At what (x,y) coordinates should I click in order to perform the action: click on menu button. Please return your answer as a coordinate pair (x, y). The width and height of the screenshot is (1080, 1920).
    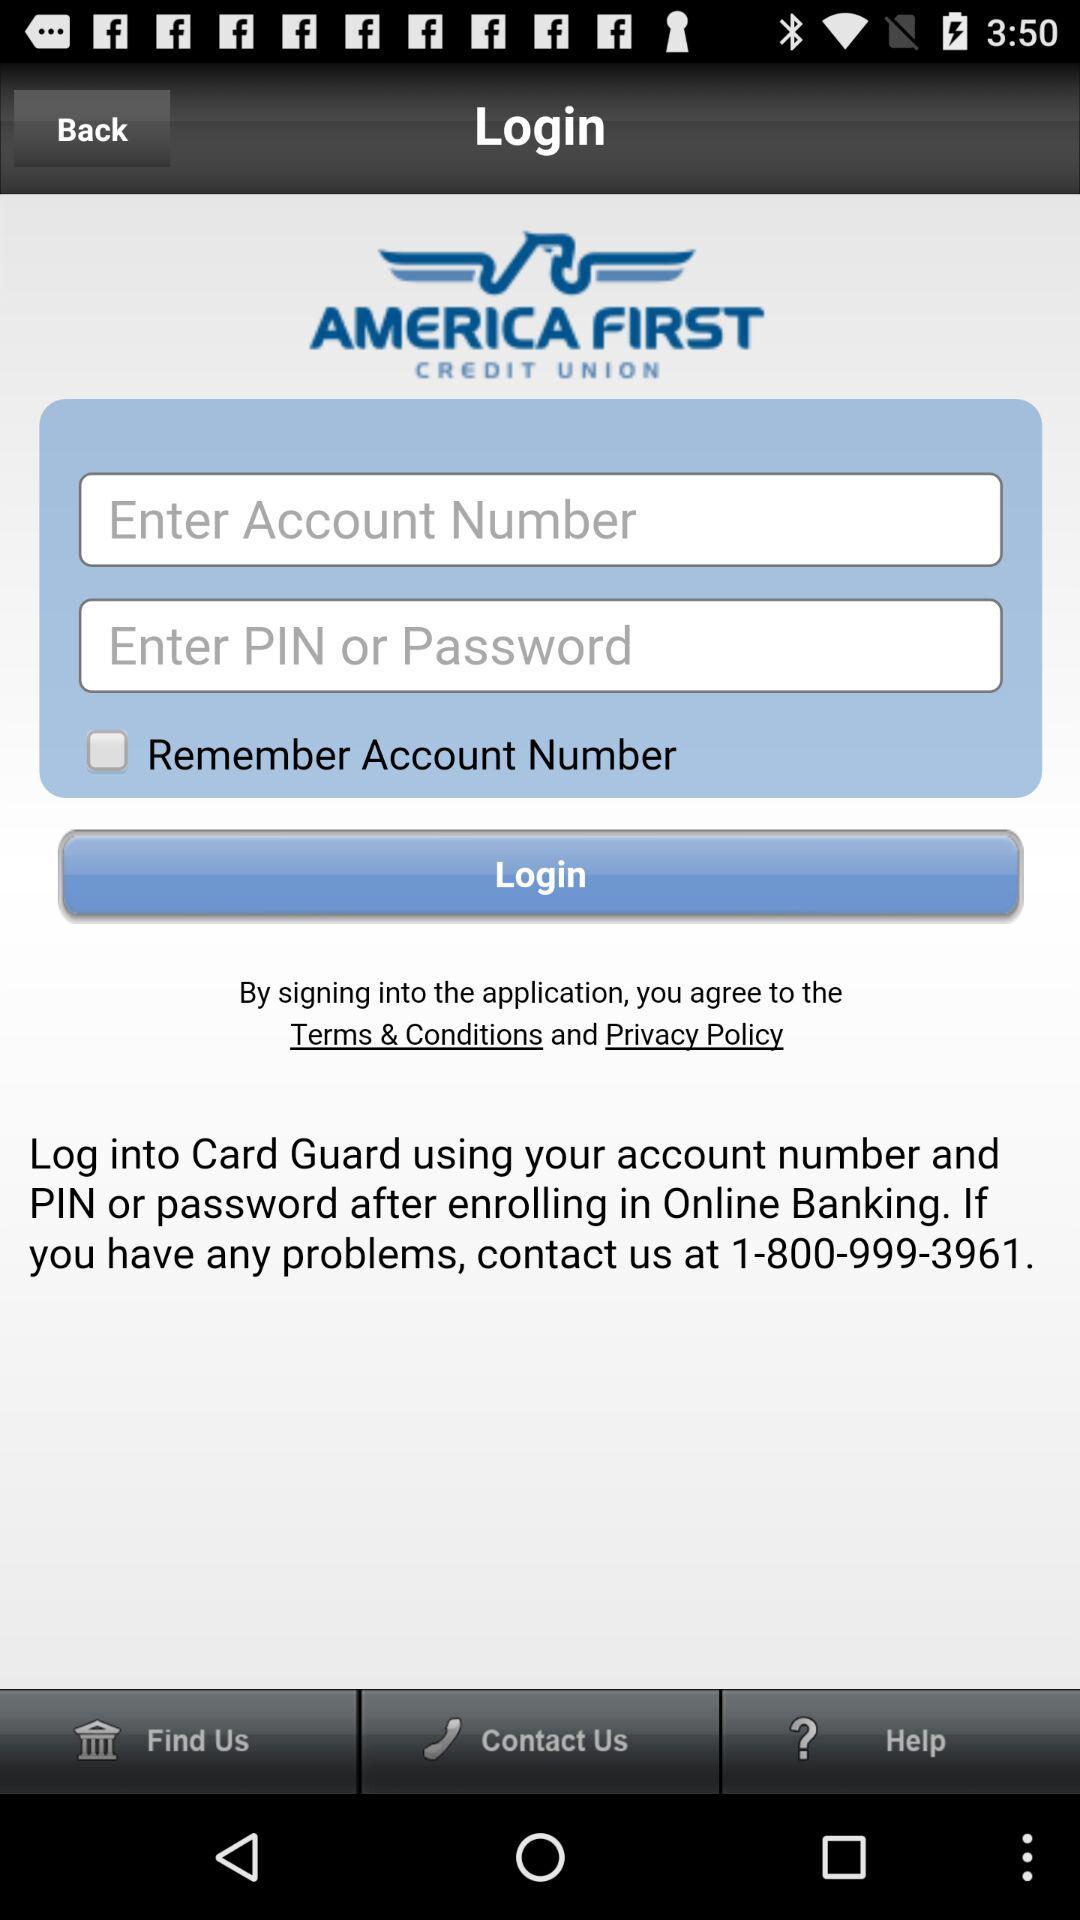
    Looking at the image, I should click on (540, 1740).